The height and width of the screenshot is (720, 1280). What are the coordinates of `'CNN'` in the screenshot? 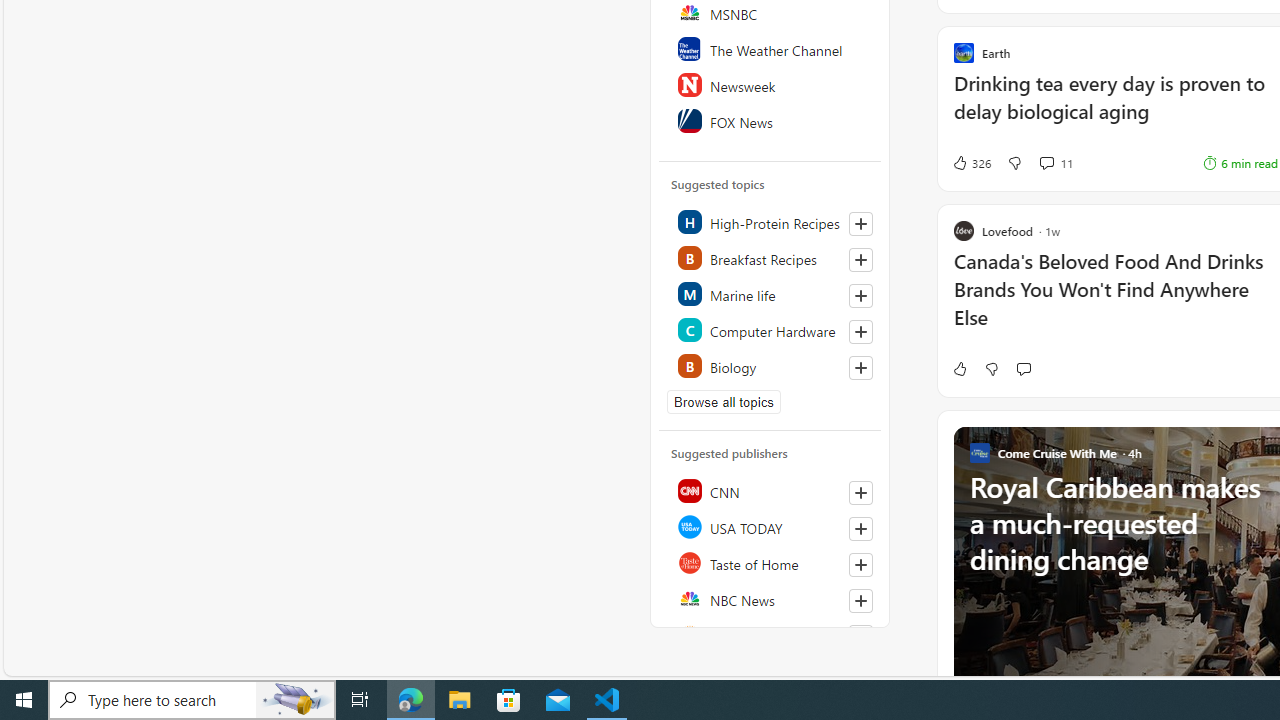 It's located at (770, 491).